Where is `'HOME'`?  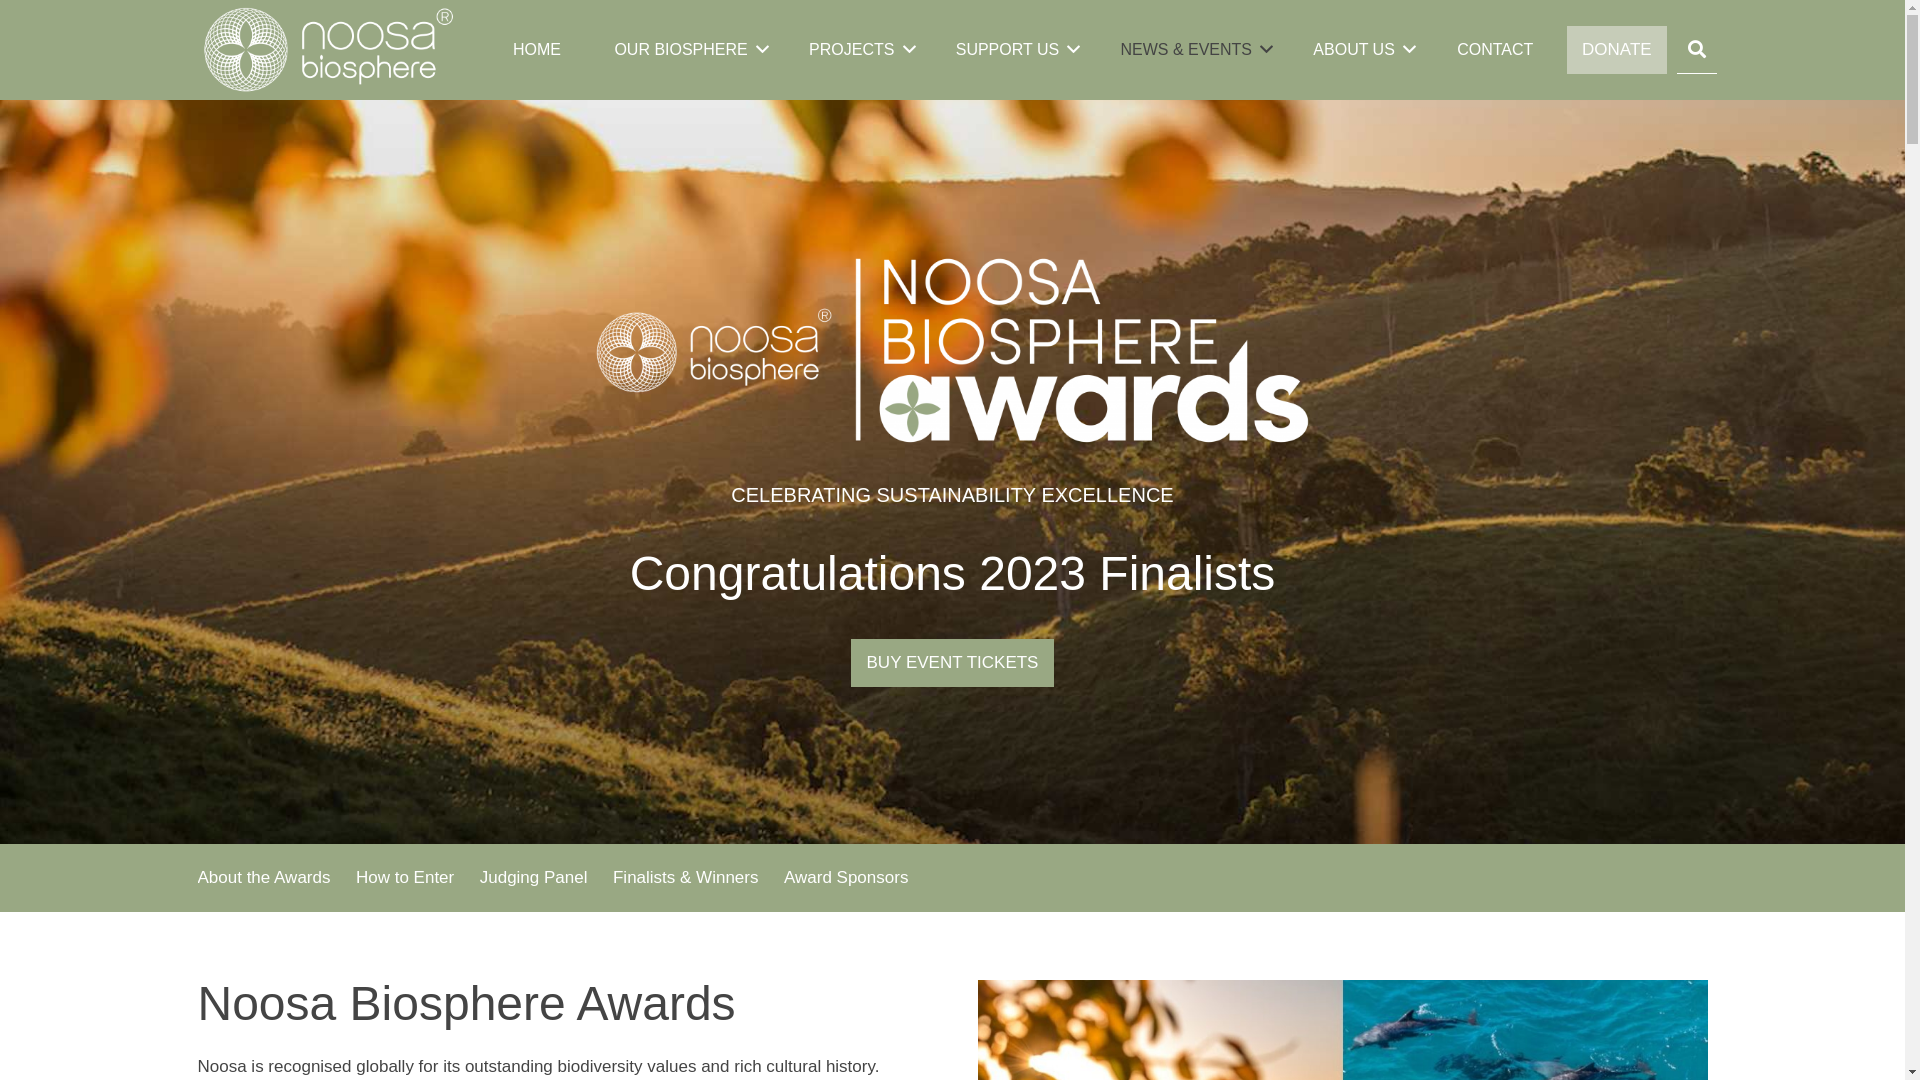 'HOME' is located at coordinates (503, 49).